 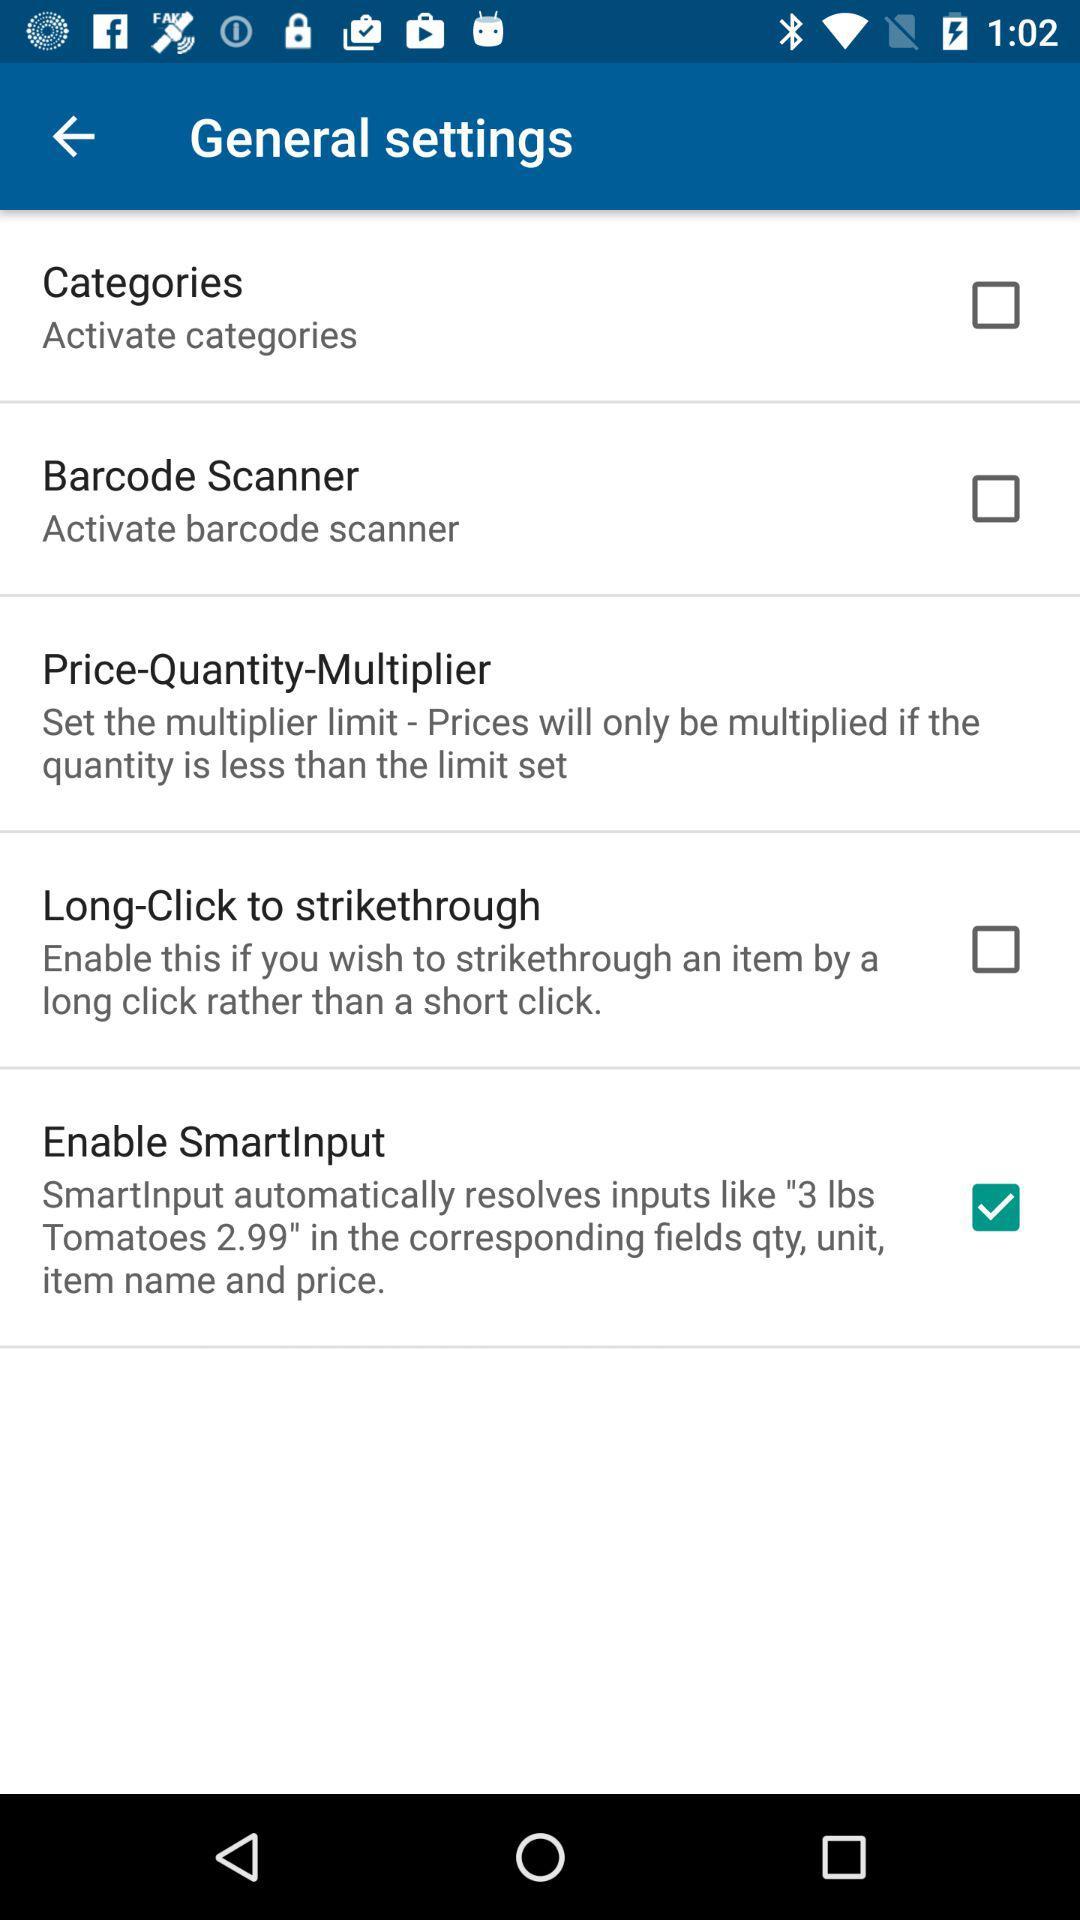 I want to click on the enable this if item, so click(x=477, y=978).